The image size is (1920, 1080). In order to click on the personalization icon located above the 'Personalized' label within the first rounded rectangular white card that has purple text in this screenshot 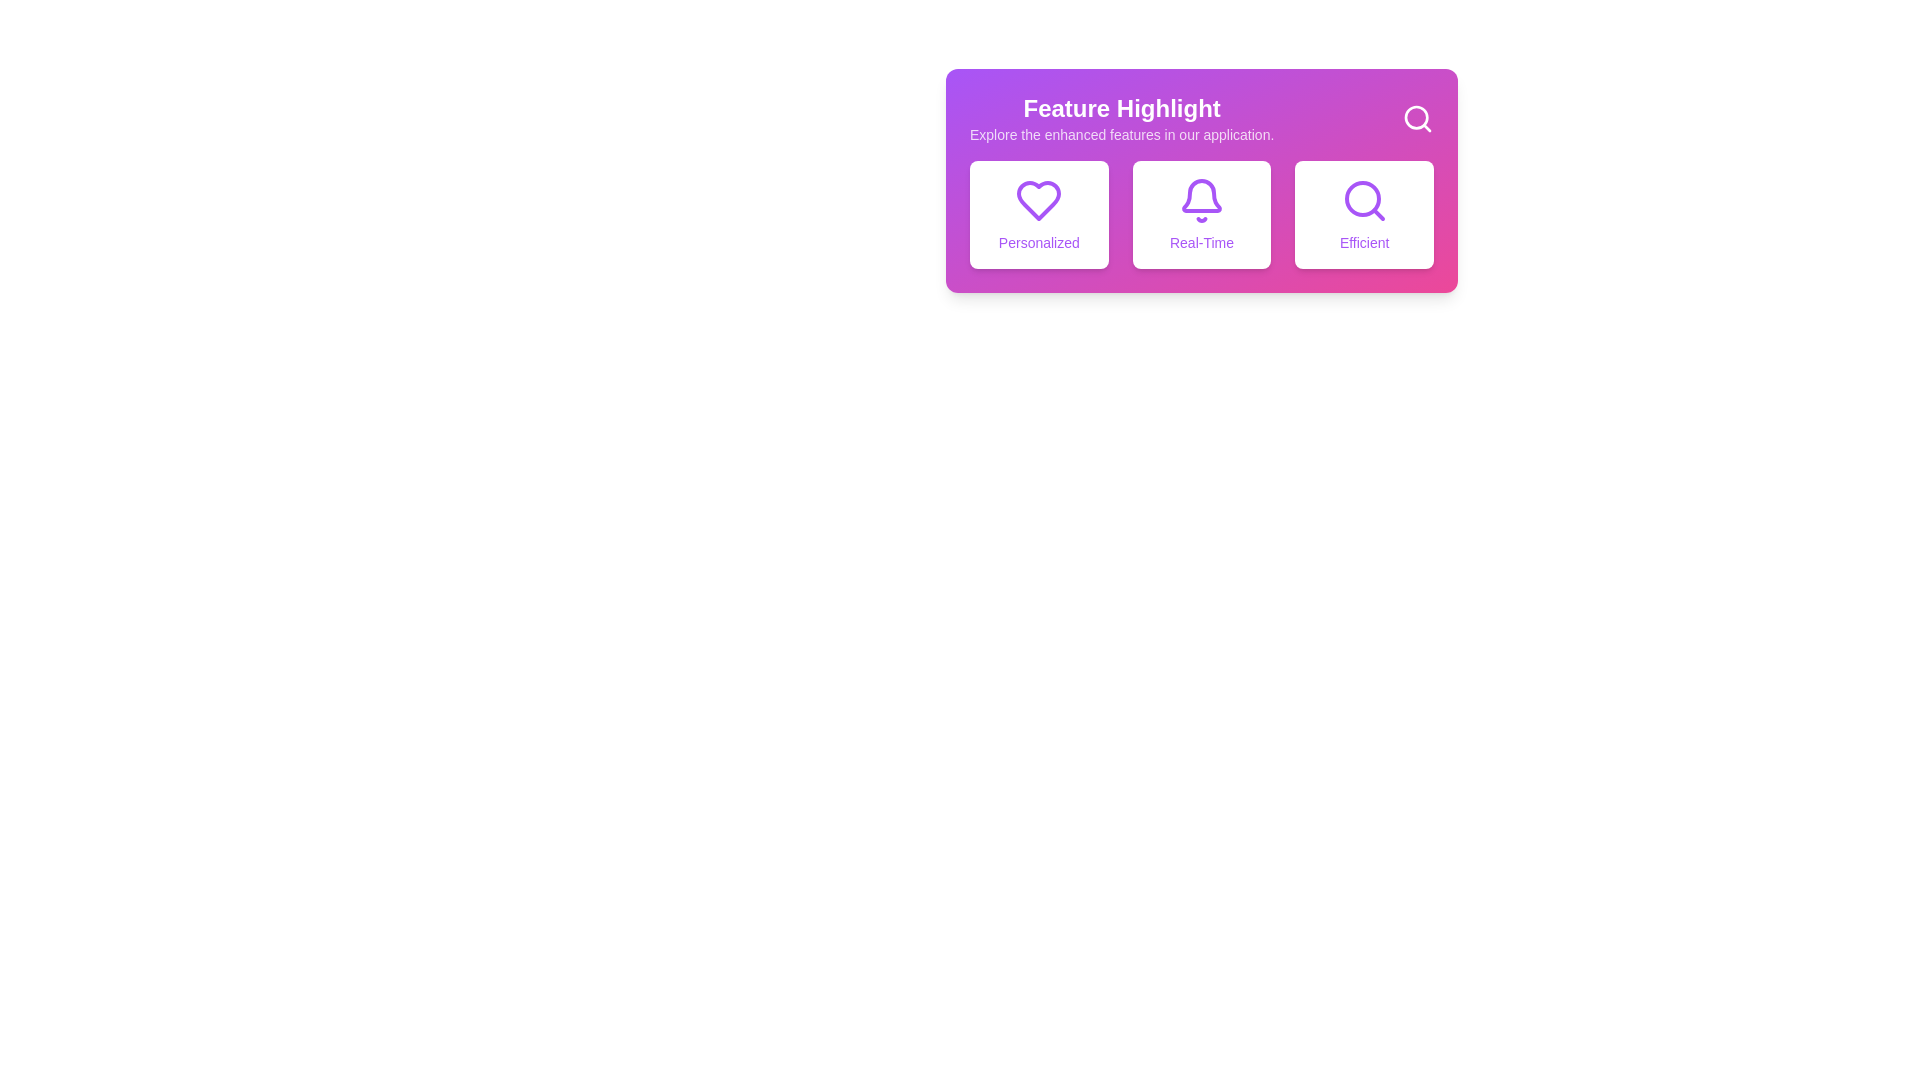, I will do `click(1039, 200)`.